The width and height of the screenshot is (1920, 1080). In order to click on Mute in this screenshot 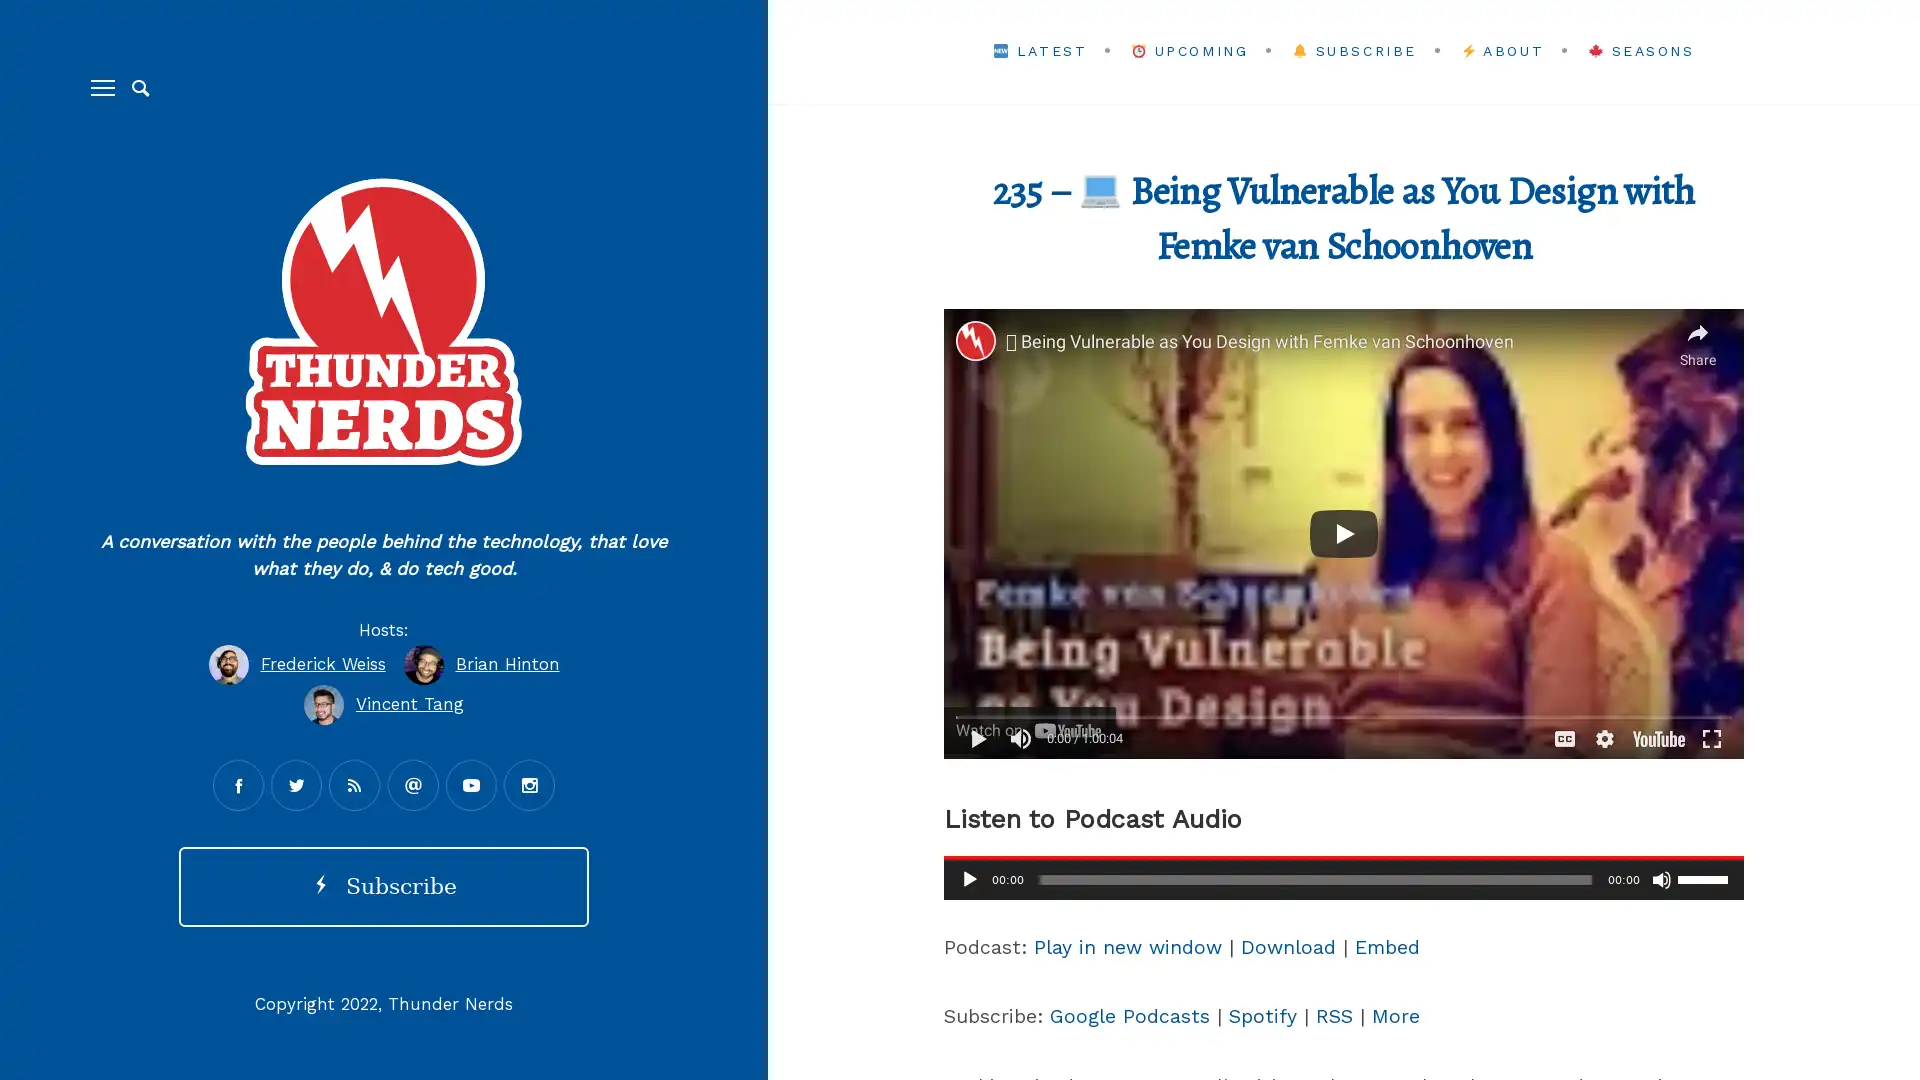, I will do `click(1661, 878)`.